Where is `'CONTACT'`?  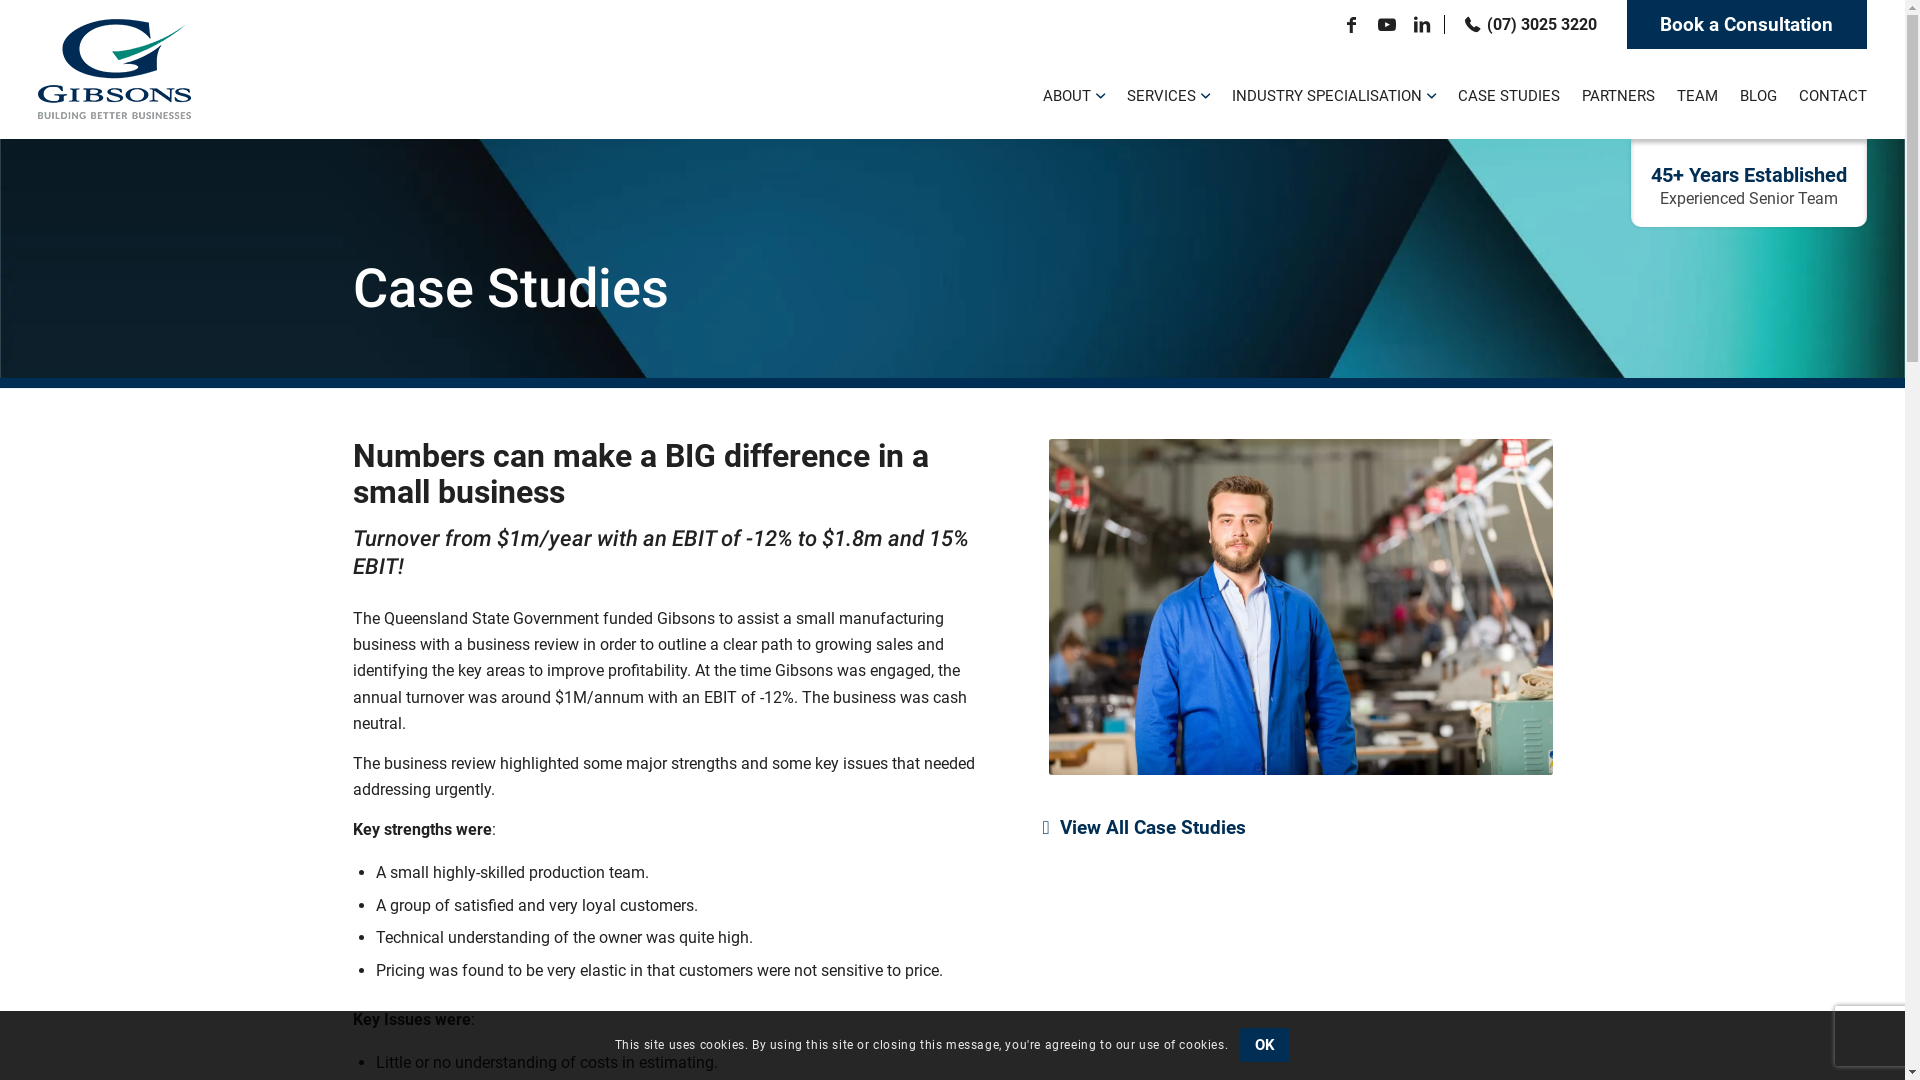 'CONTACT' is located at coordinates (1827, 93).